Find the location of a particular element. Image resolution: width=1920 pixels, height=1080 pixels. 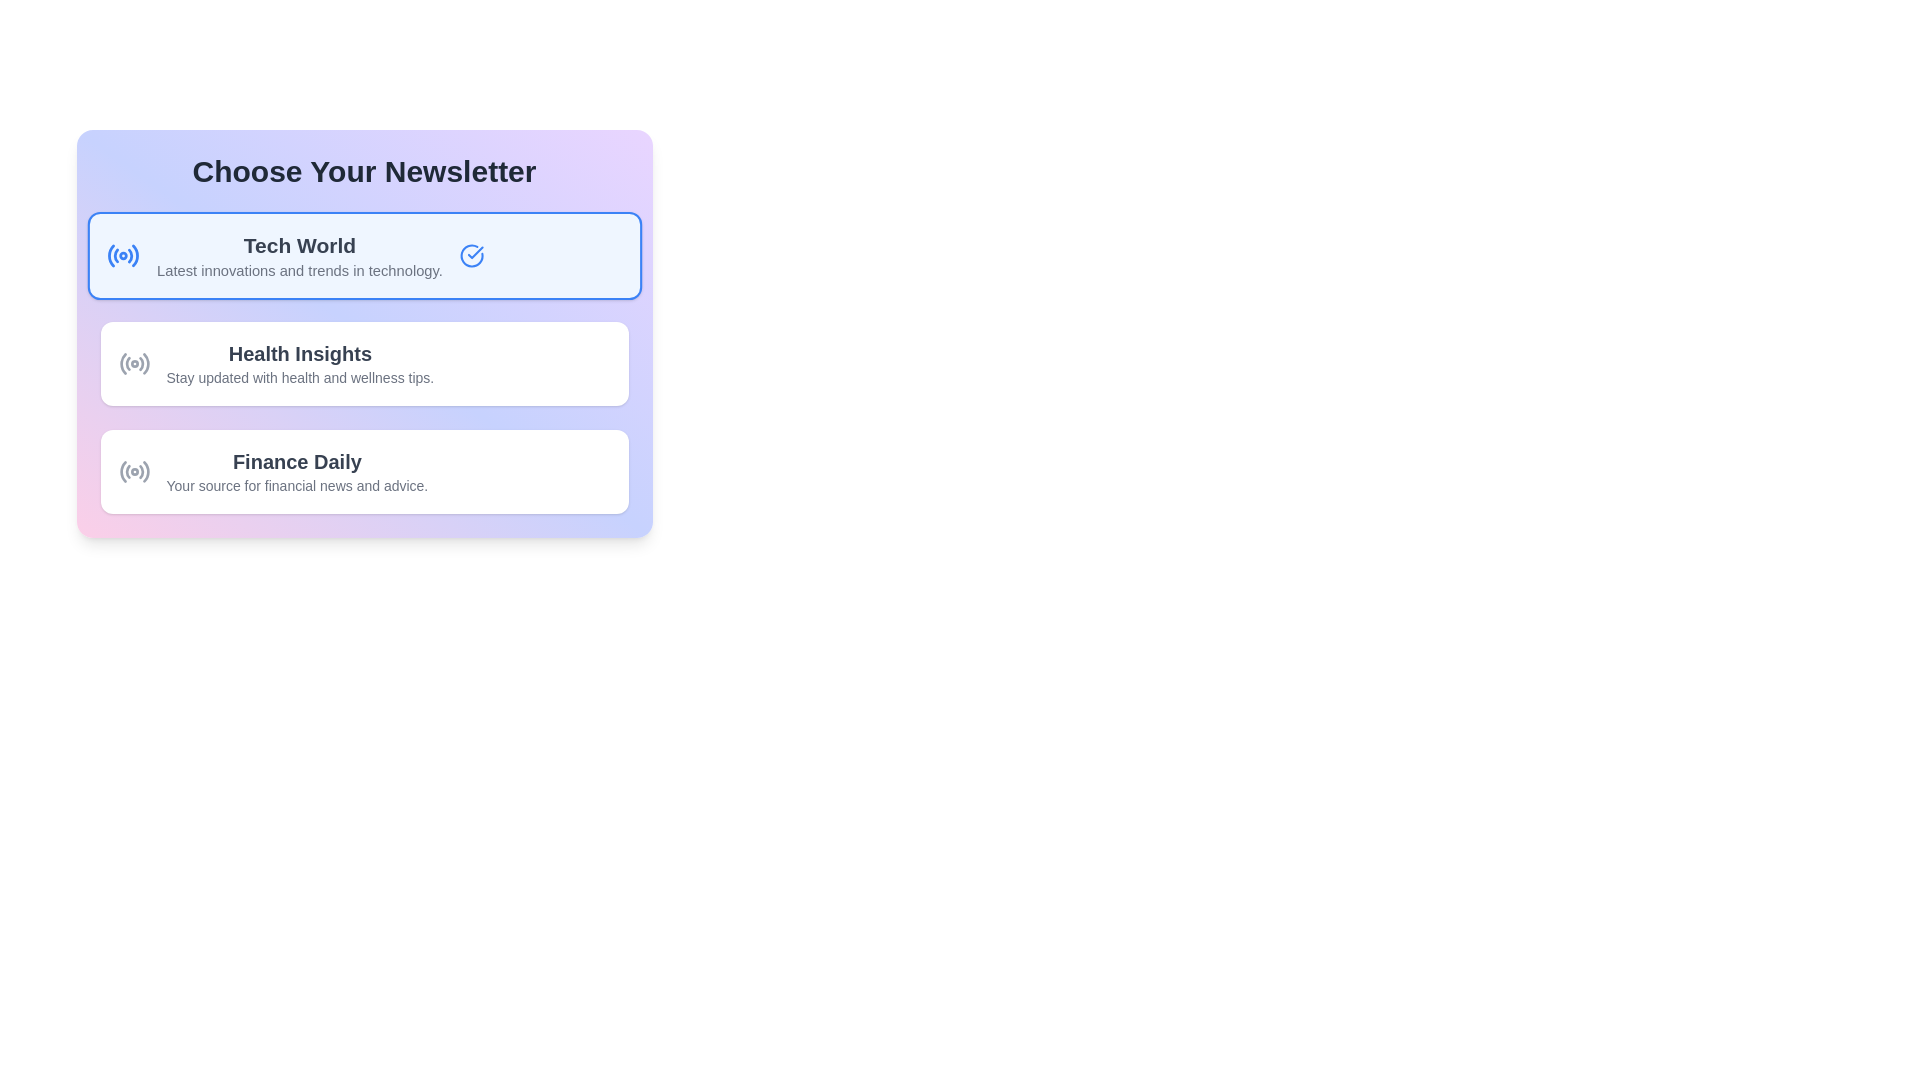

the text element that reads 'Stay updated with health and wellness tips.' located below the 'Health Insights' header in the rectangular card section is located at coordinates (299, 378).